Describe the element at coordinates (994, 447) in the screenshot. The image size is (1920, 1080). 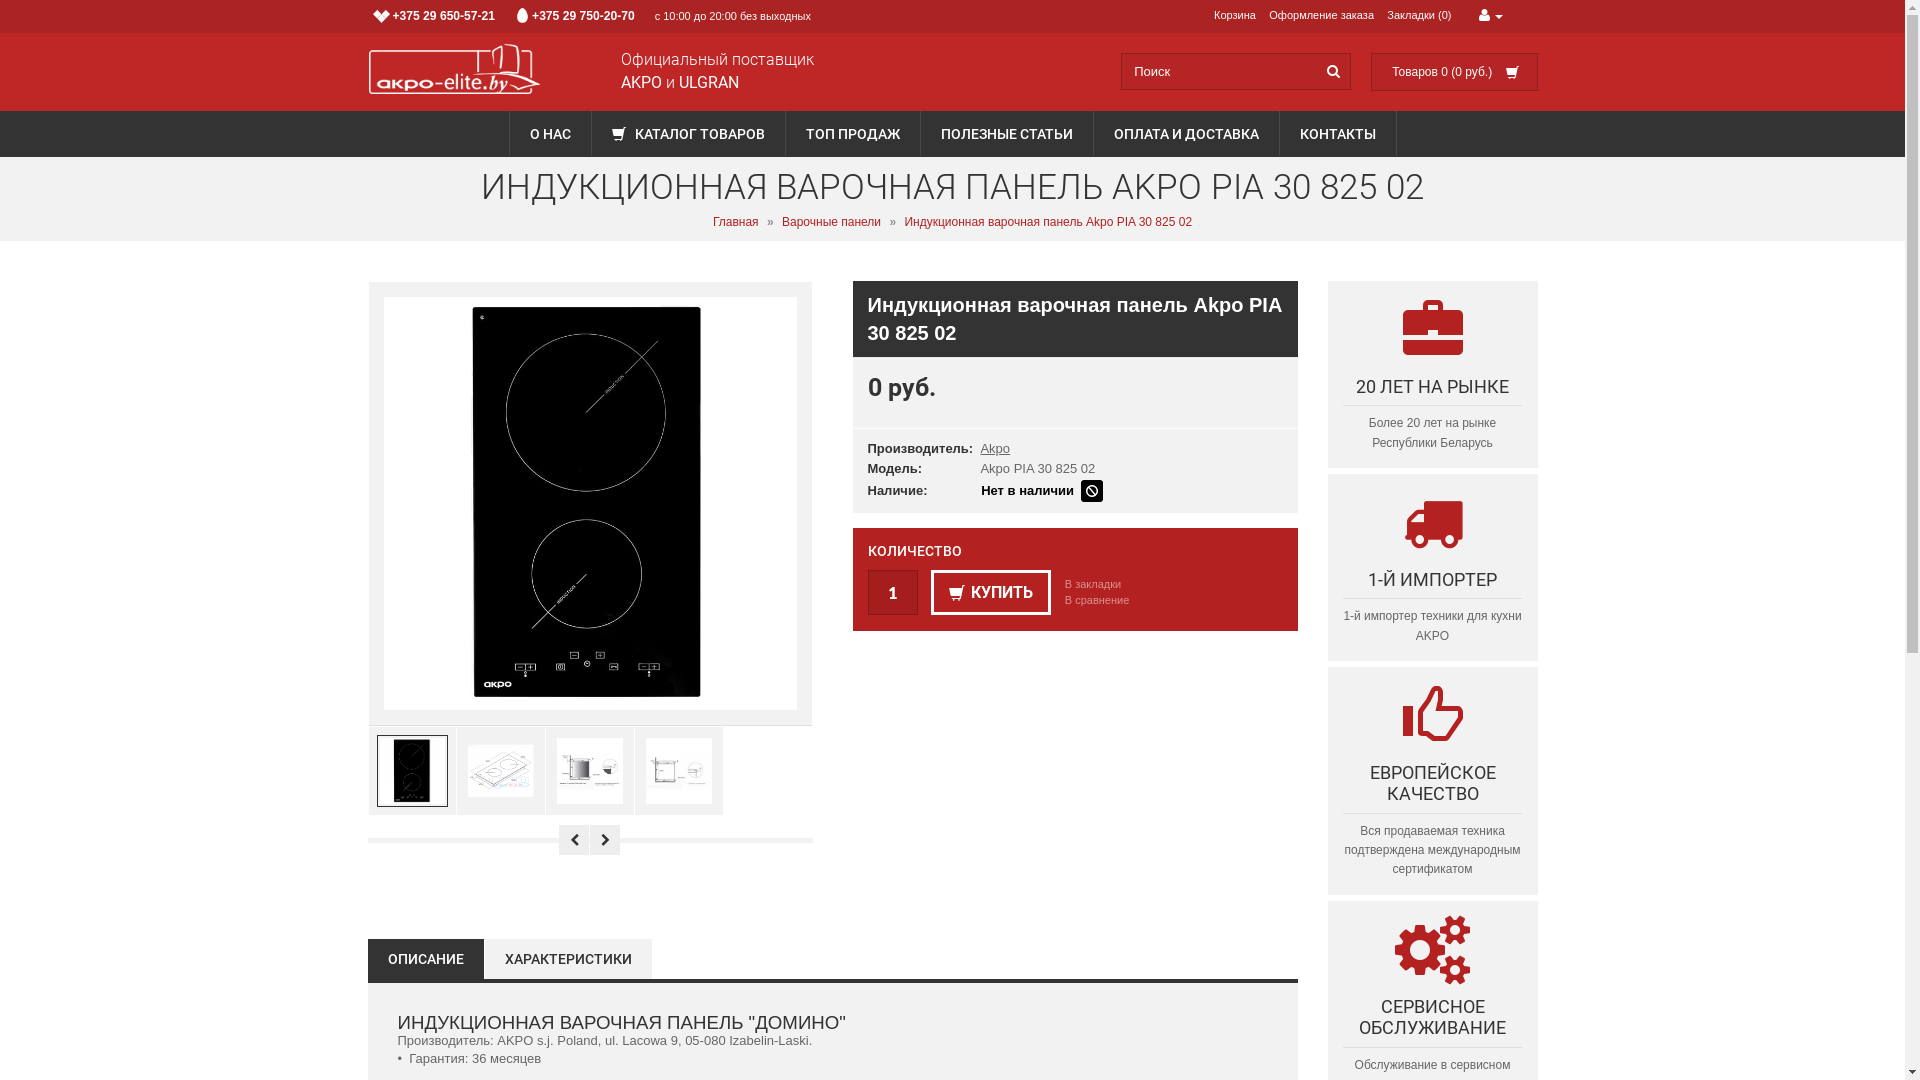
I see `'Akpo'` at that location.